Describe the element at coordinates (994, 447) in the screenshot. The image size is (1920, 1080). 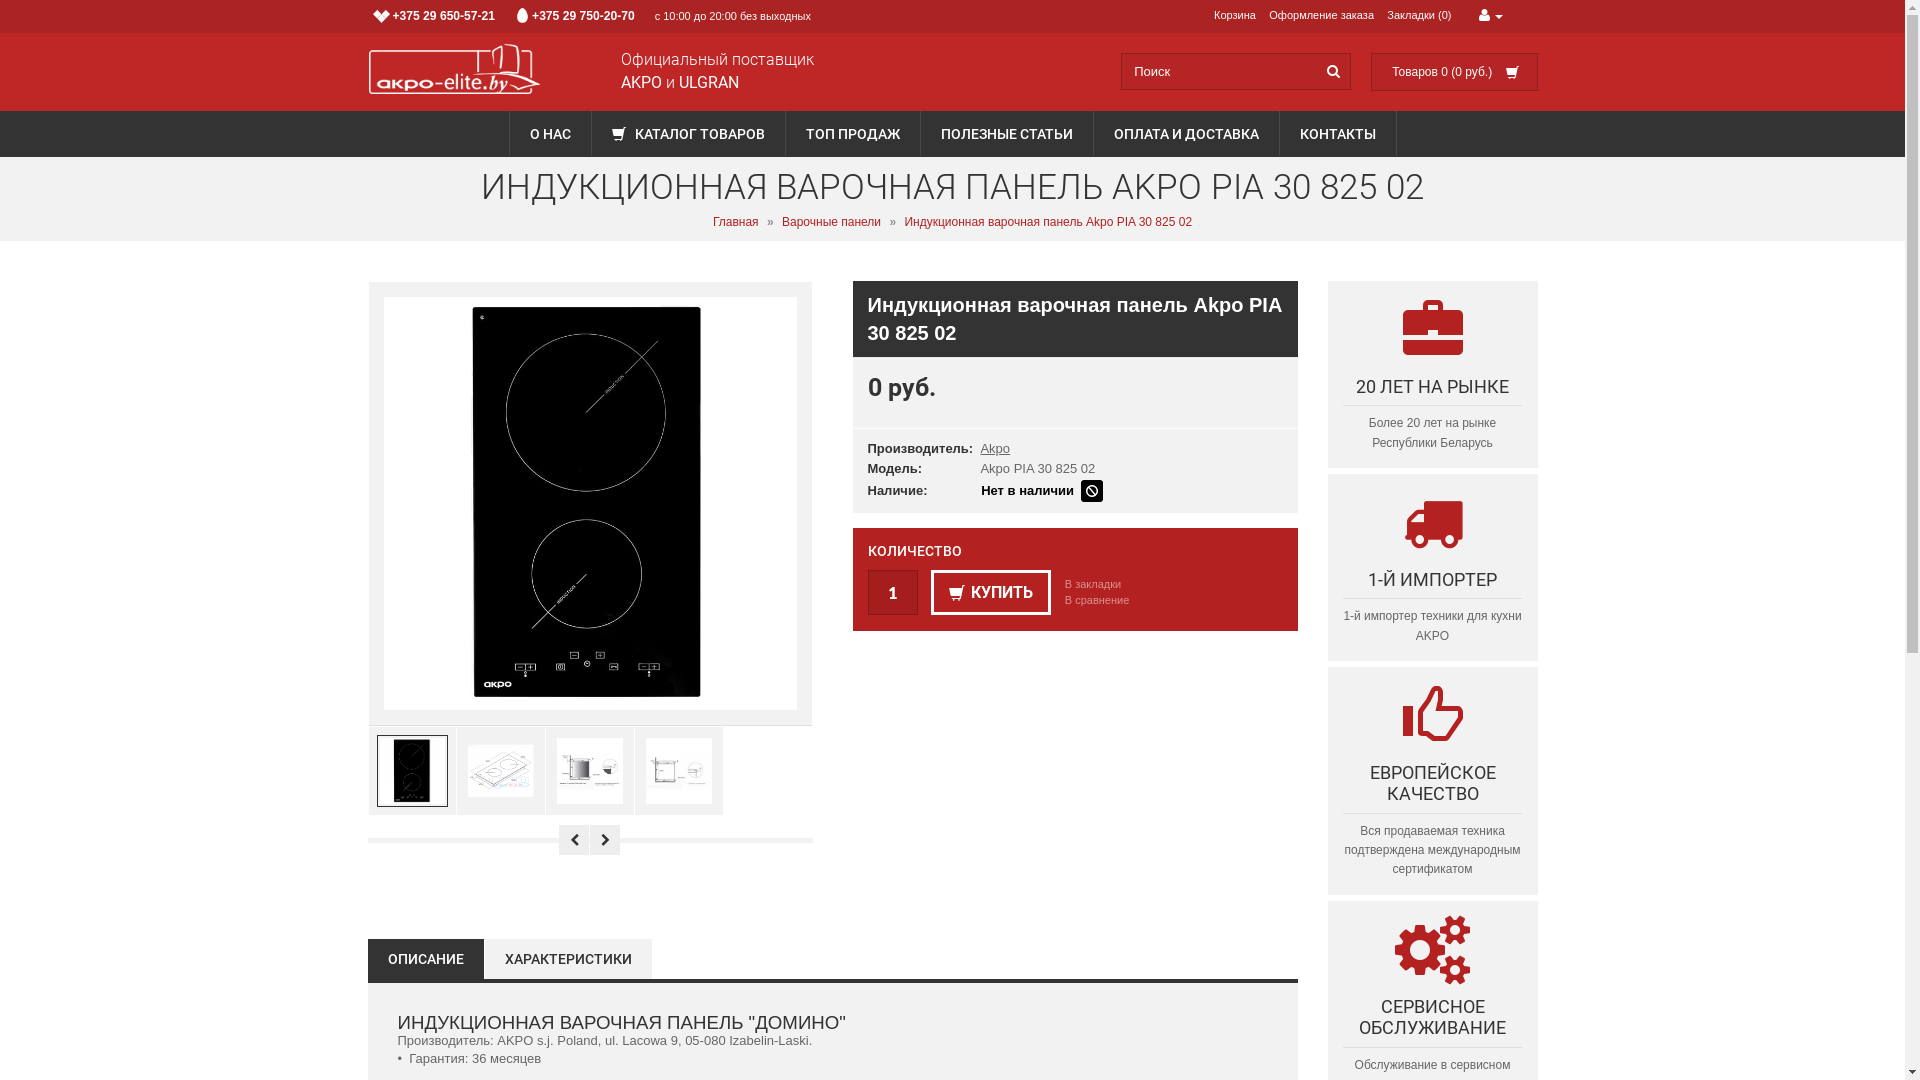
I see `'Akpo'` at that location.